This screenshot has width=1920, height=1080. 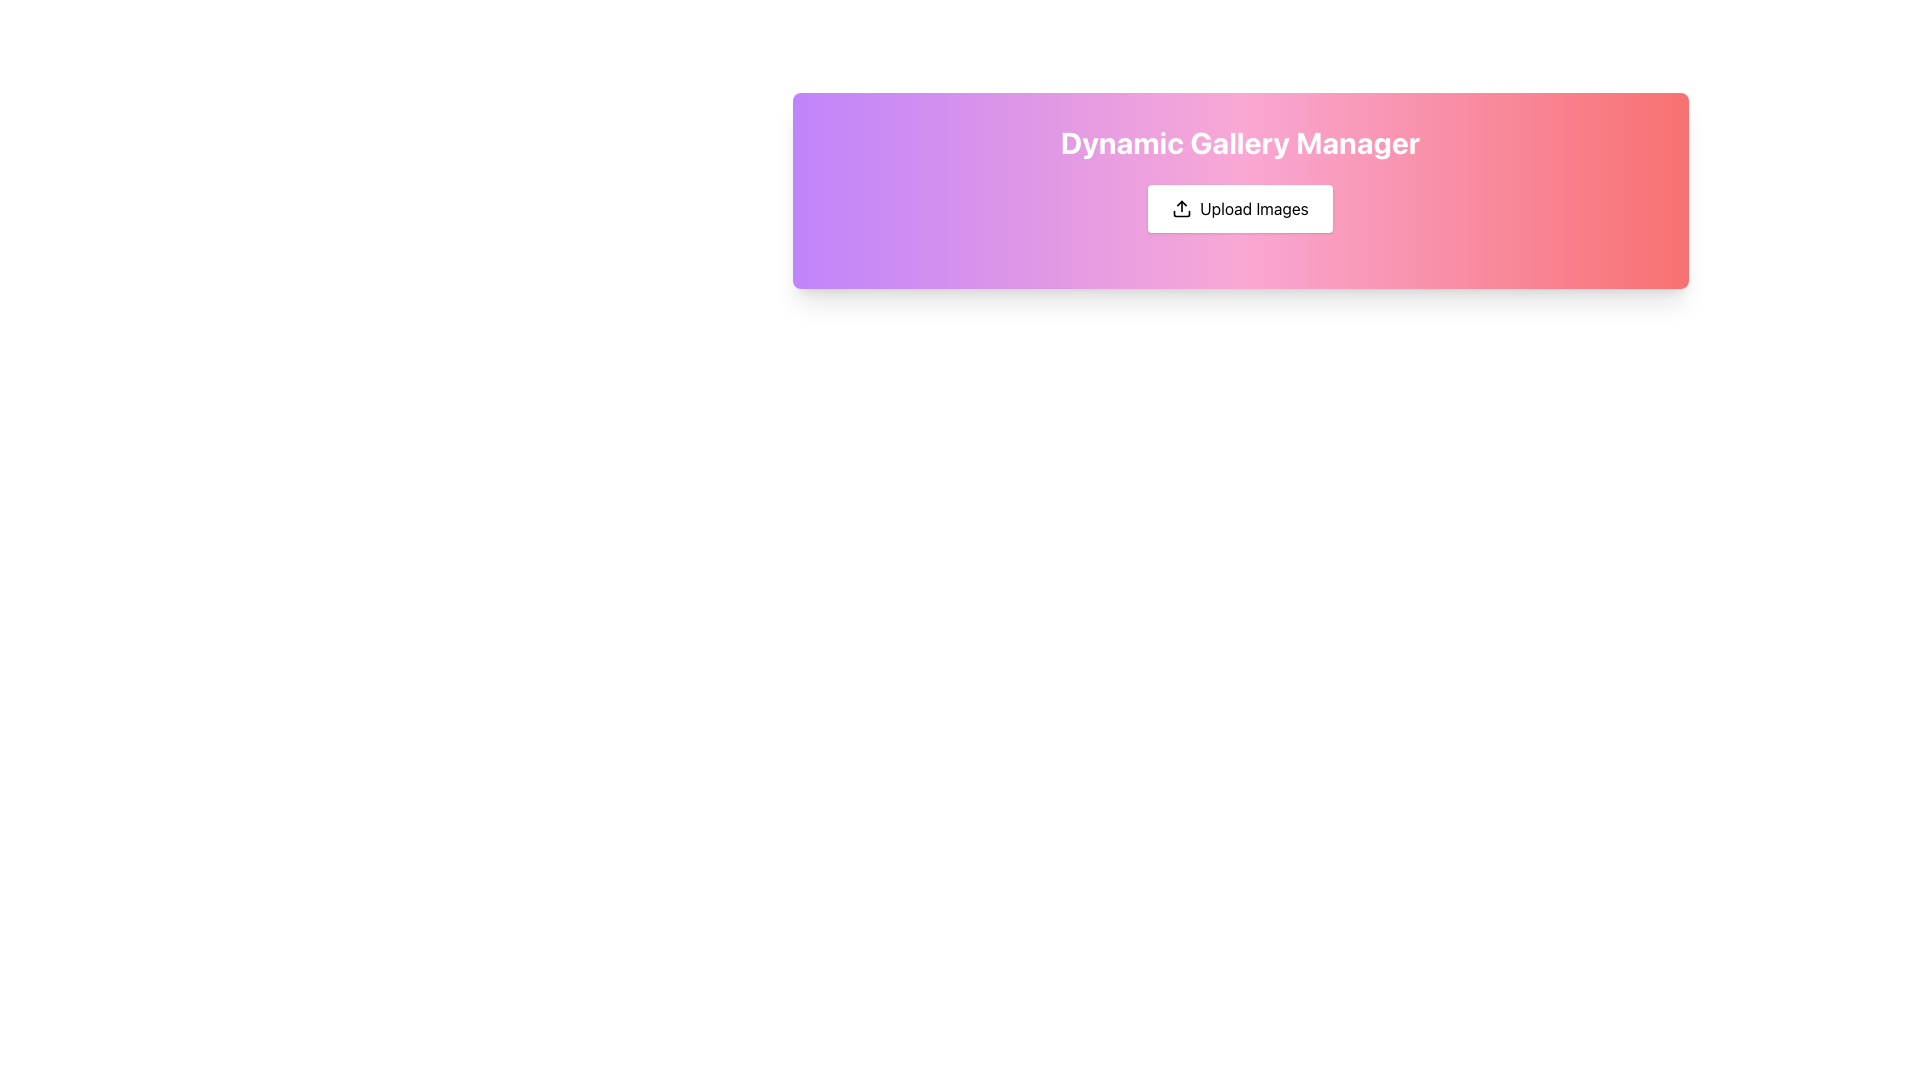 What do you see at coordinates (1253, 208) in the screenshot?
I see `descriptive label for the upload image files button, which is centrally located below the 'Dynamic Gallery Manager' title` at bounding box center [1253, 208].